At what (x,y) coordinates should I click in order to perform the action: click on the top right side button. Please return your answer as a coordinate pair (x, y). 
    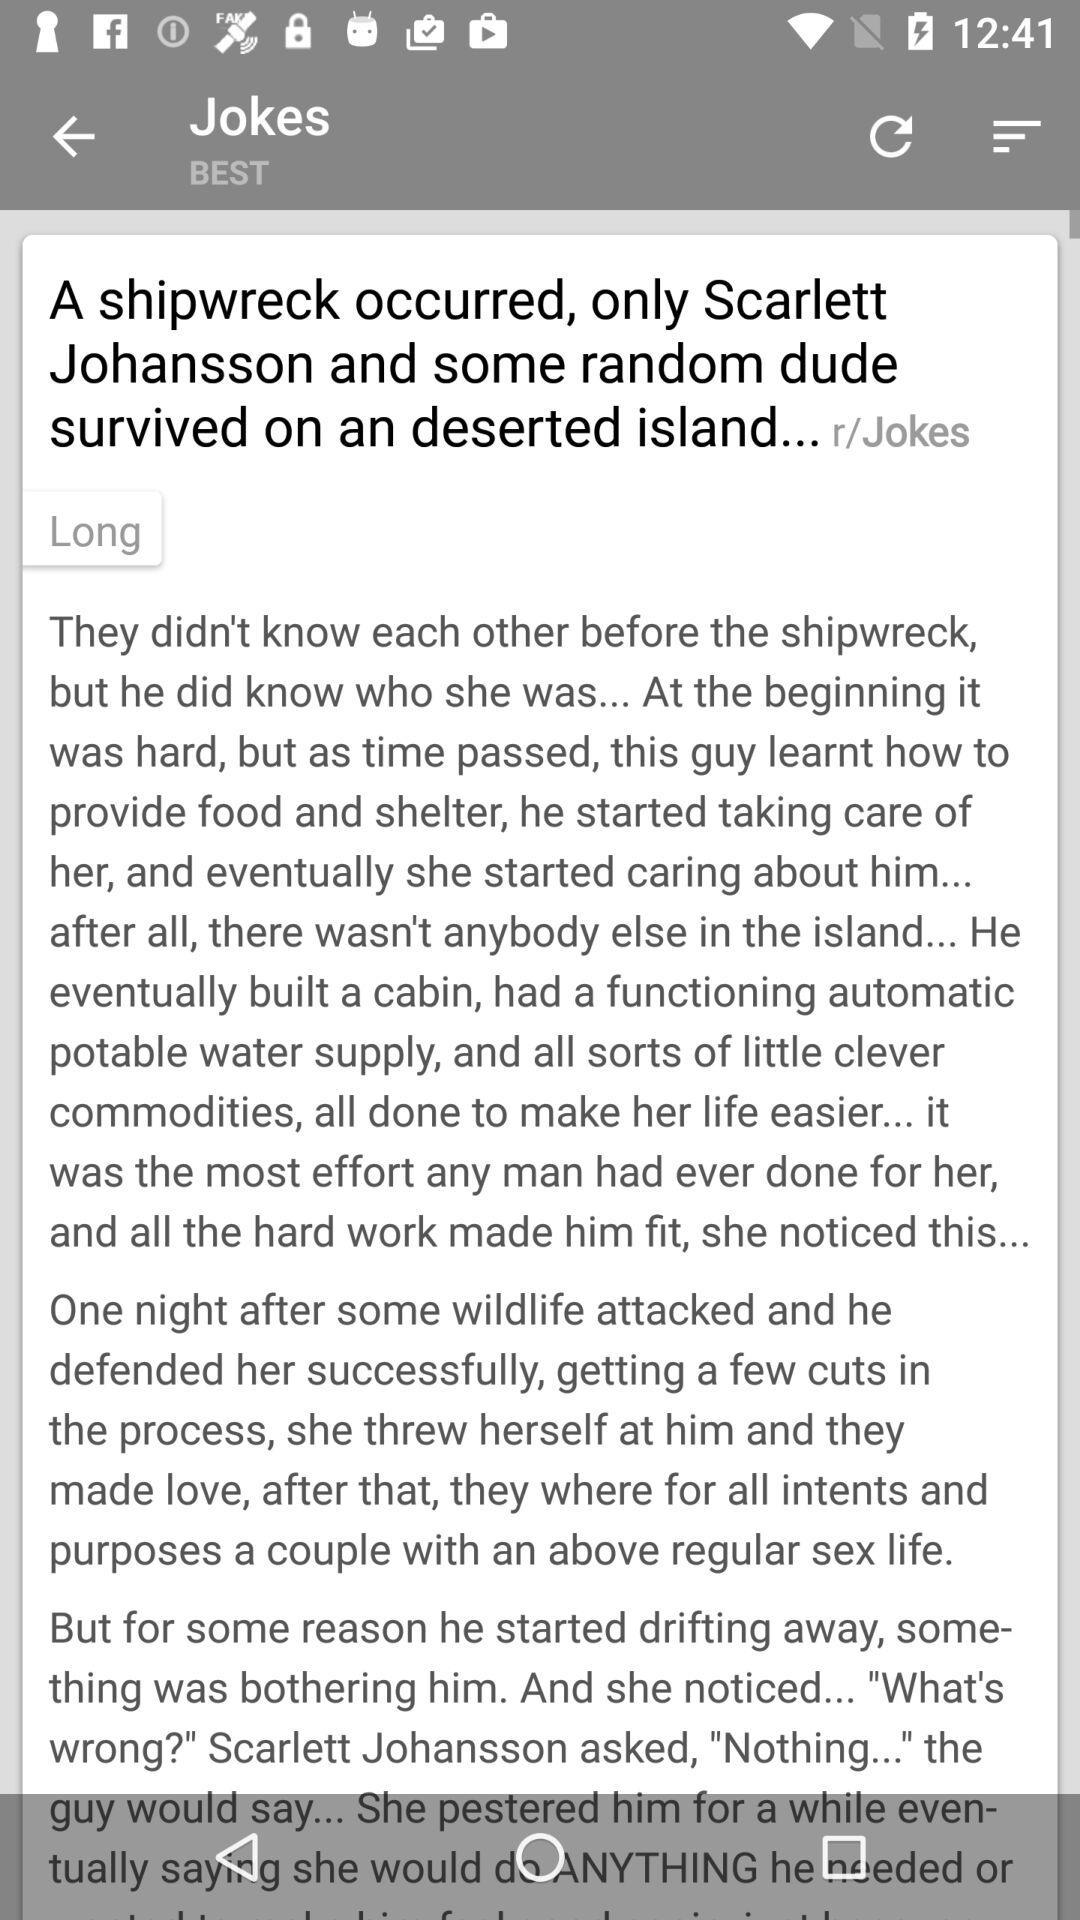
    Looking at the image, I should click on (1017, 136).